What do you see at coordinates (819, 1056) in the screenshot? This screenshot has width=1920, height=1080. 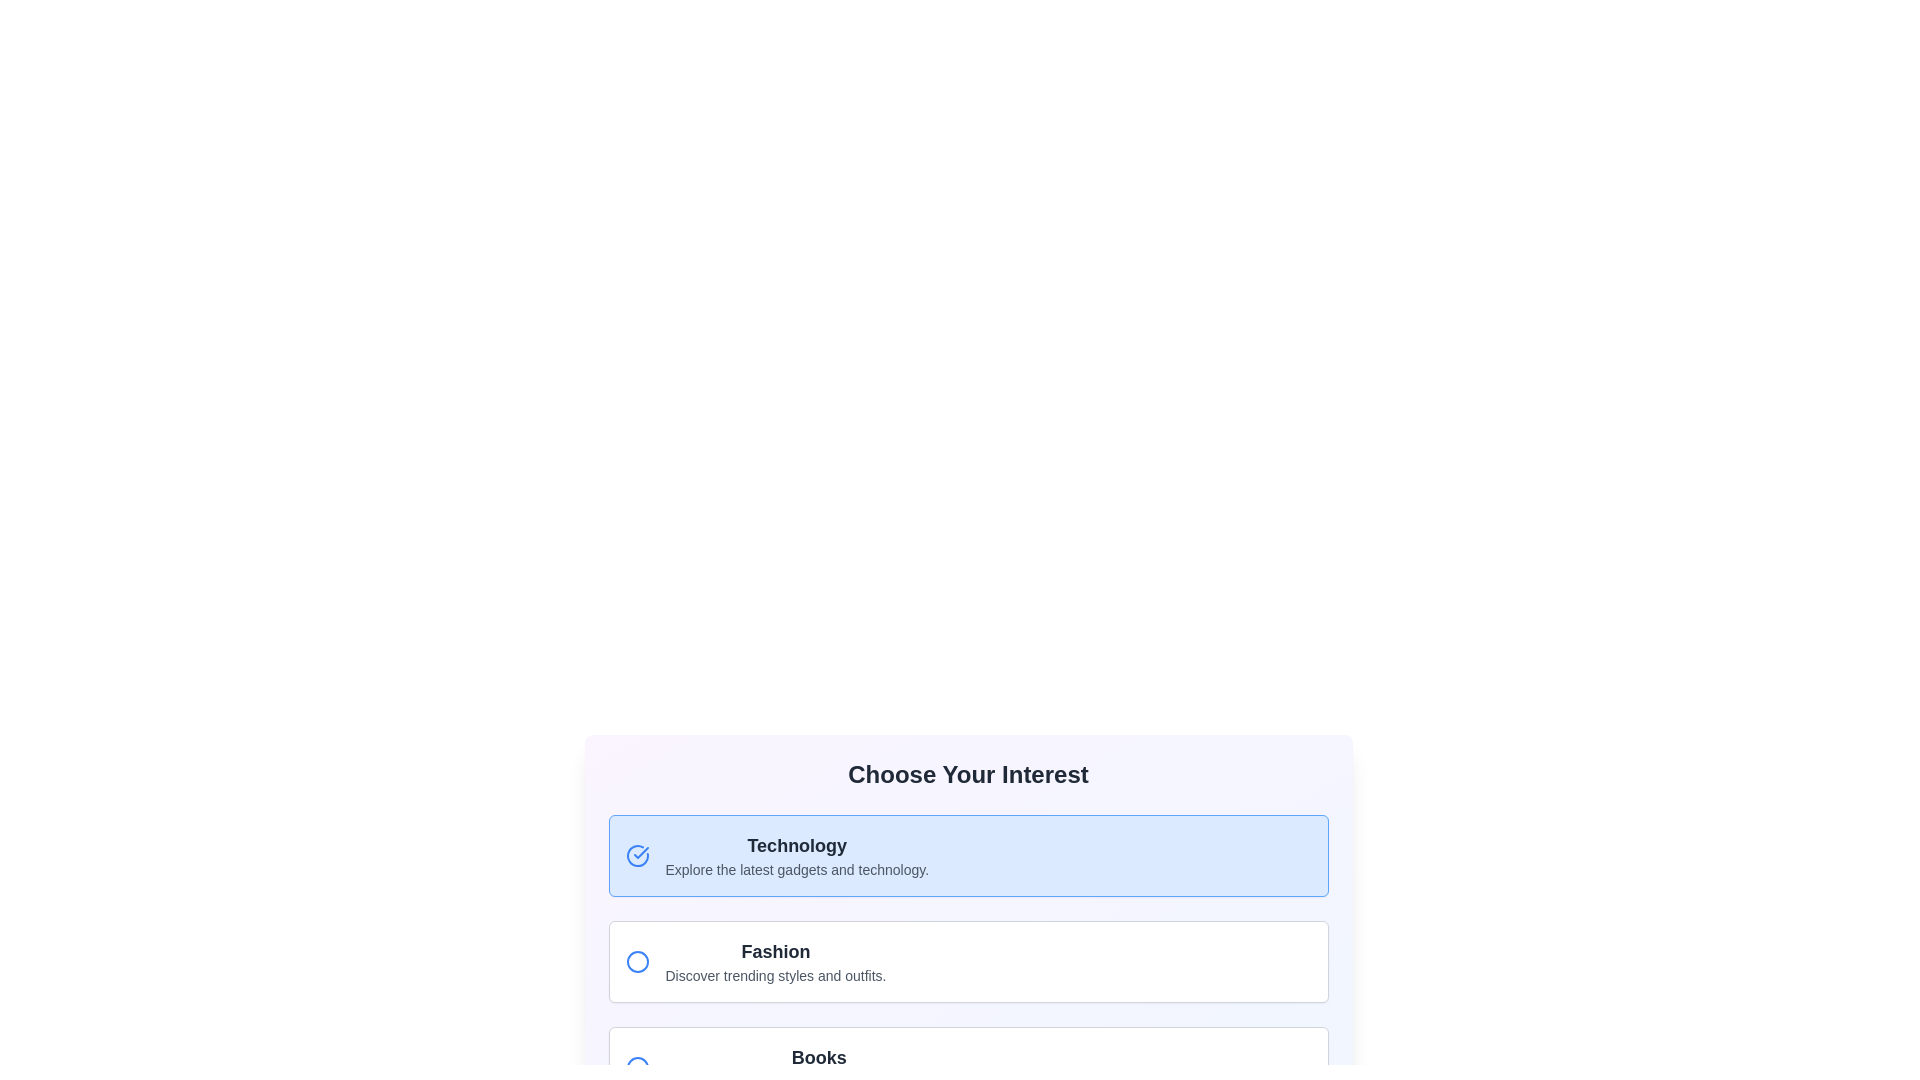 I see `the 'Books' category header text label` at bounding box center [819, 1056].